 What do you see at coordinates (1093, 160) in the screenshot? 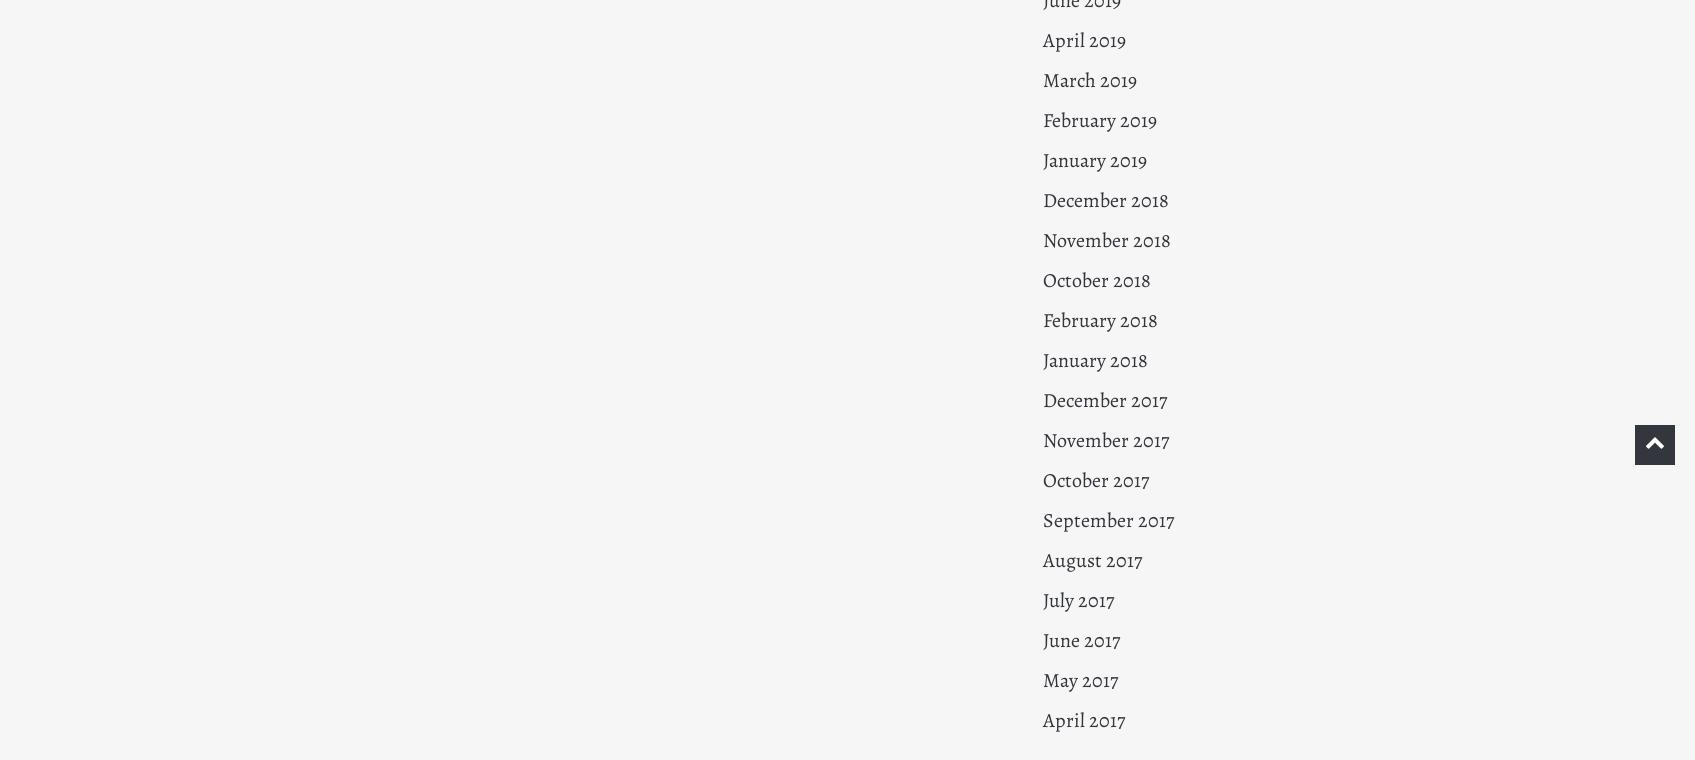
I see `'January 2019'` at bounding box center [1093, 160].